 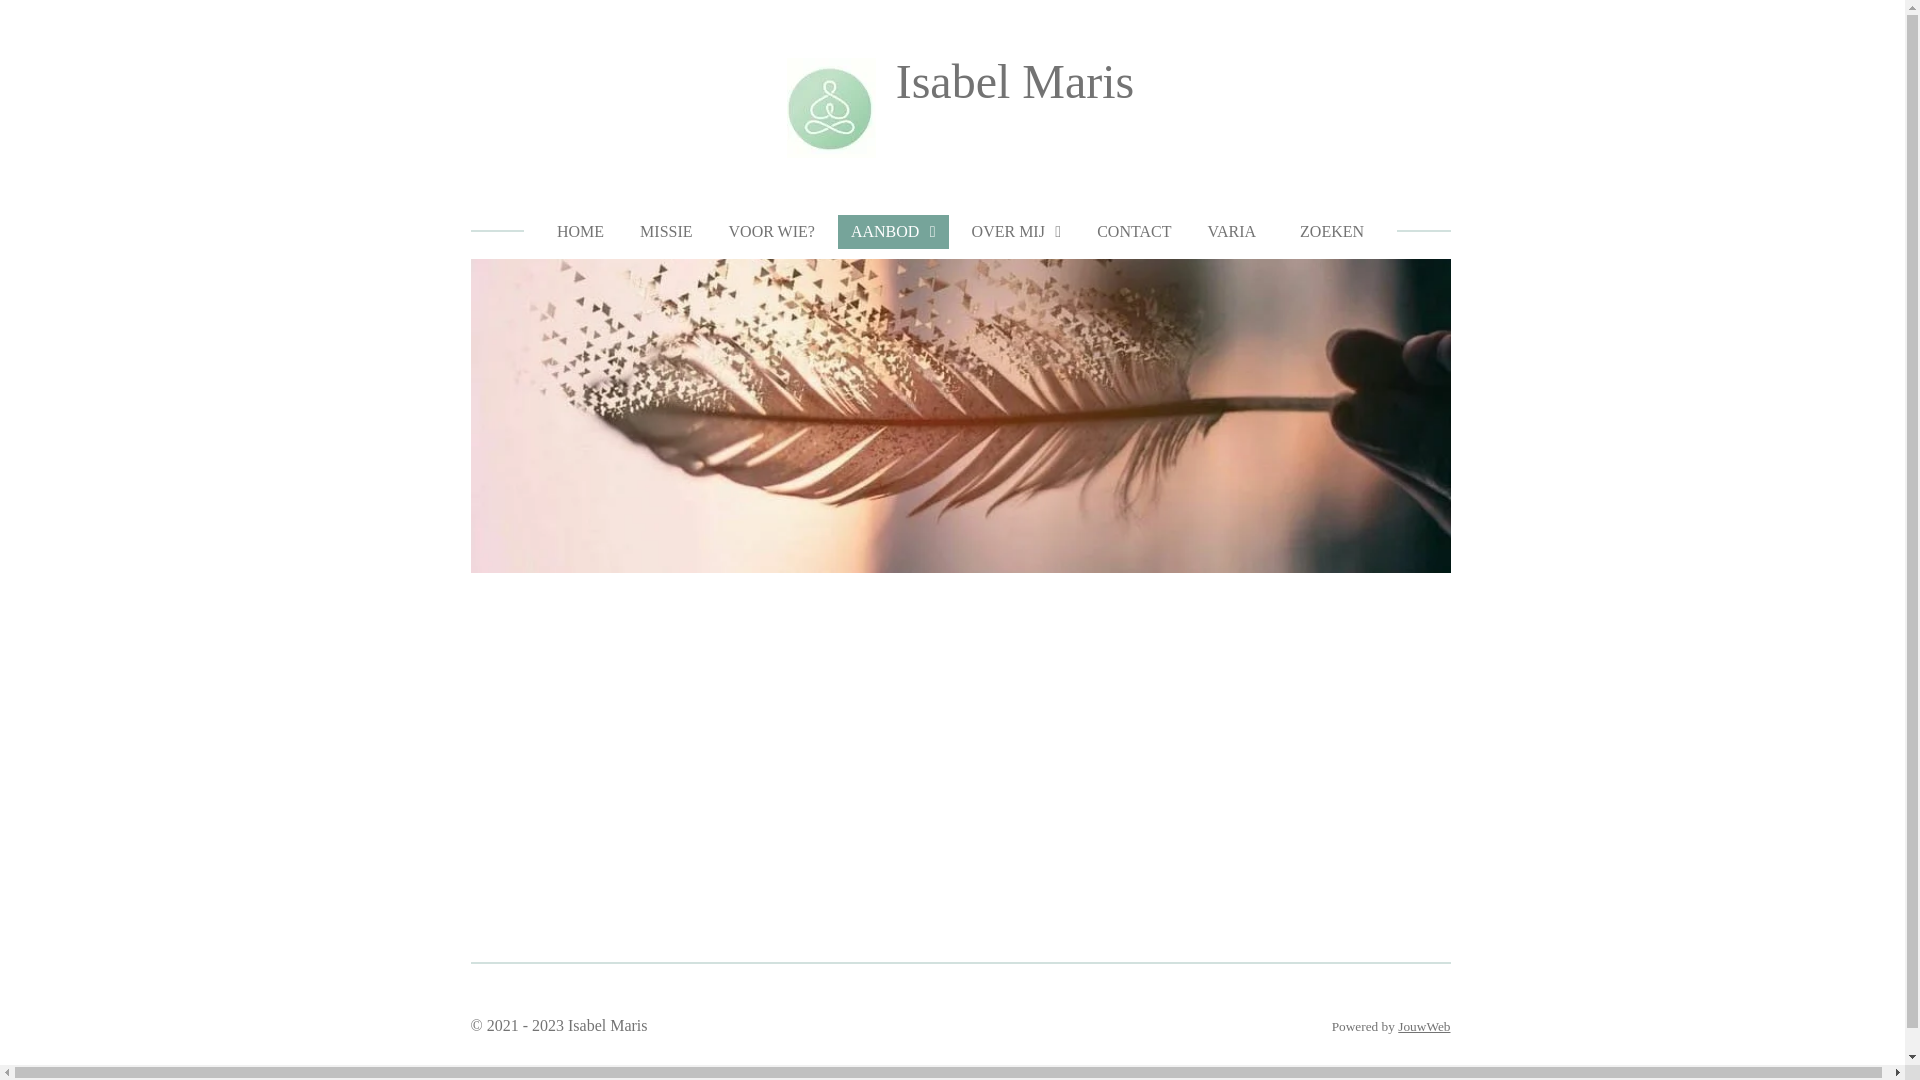 I want to click on 'CONTACT', so click(x=1133, y=230).